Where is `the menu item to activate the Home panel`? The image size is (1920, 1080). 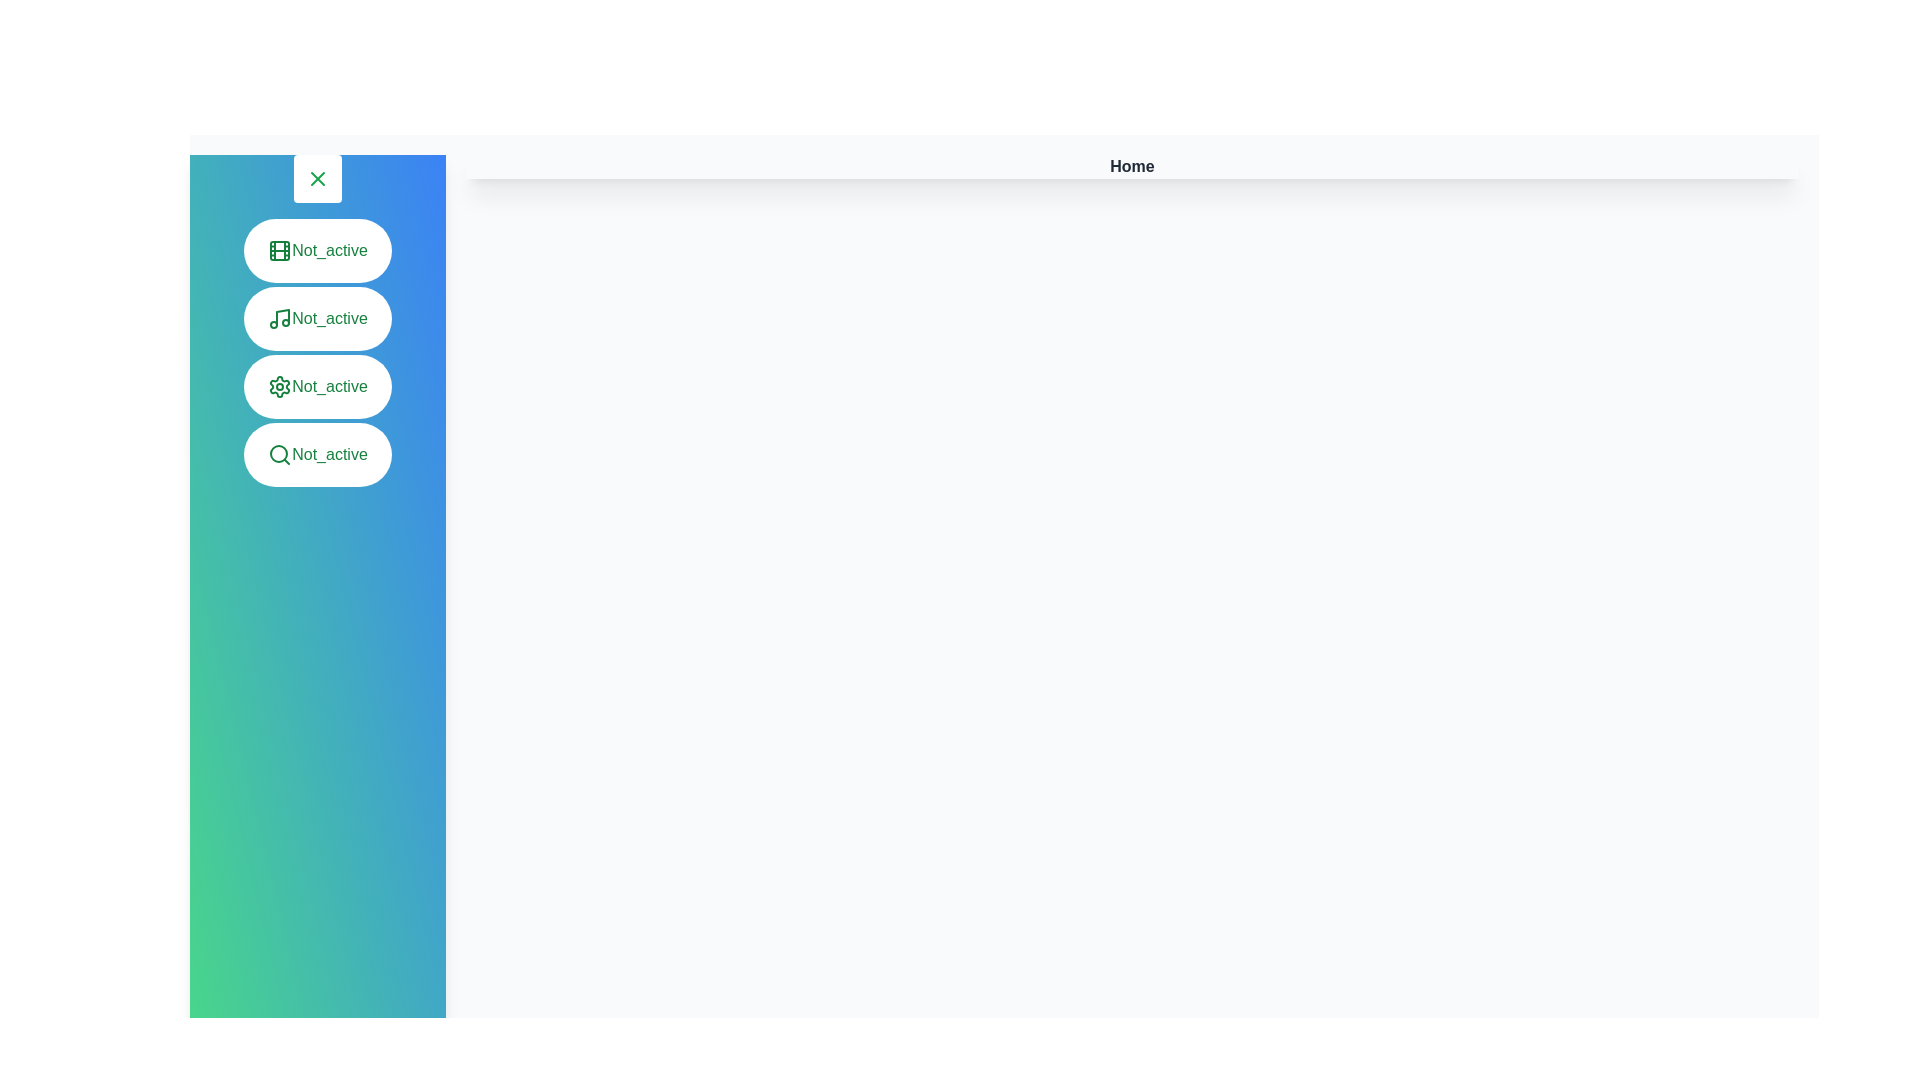 the menu item to activate the Home panel is located at coordinates (316, 249).